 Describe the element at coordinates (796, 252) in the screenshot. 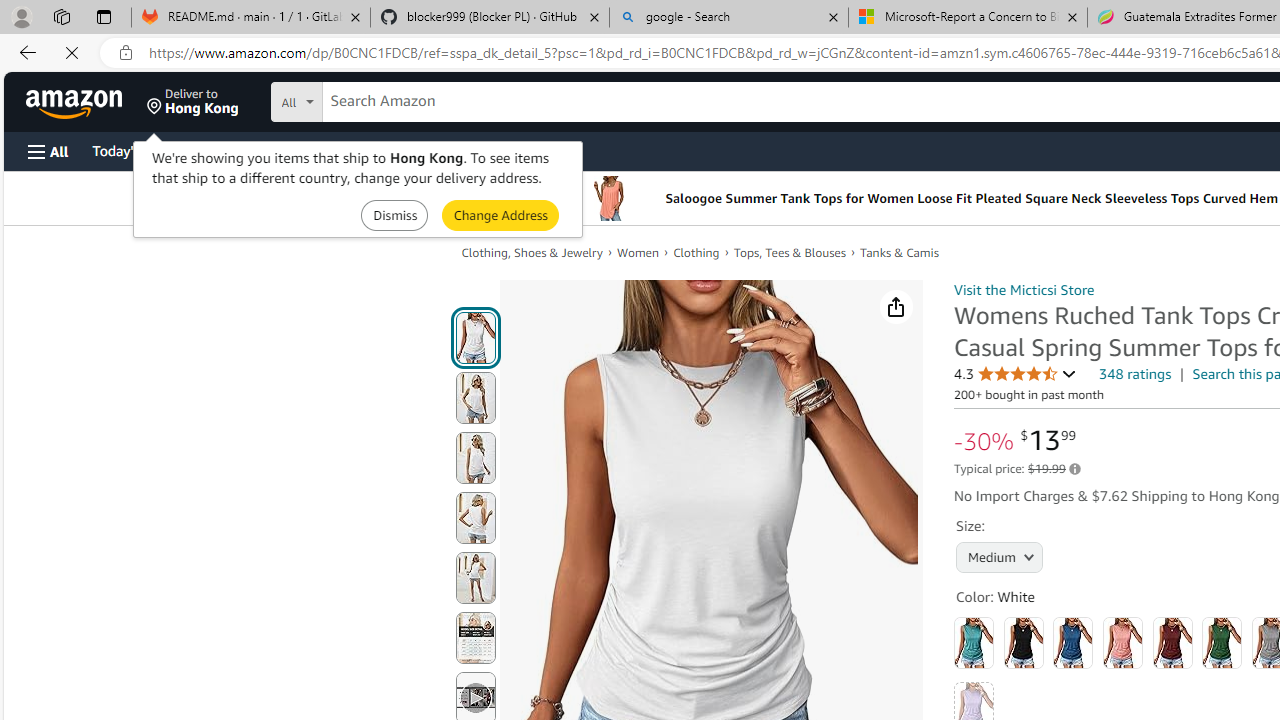

I see `'Tops, Tees & Blouses'` at that location.